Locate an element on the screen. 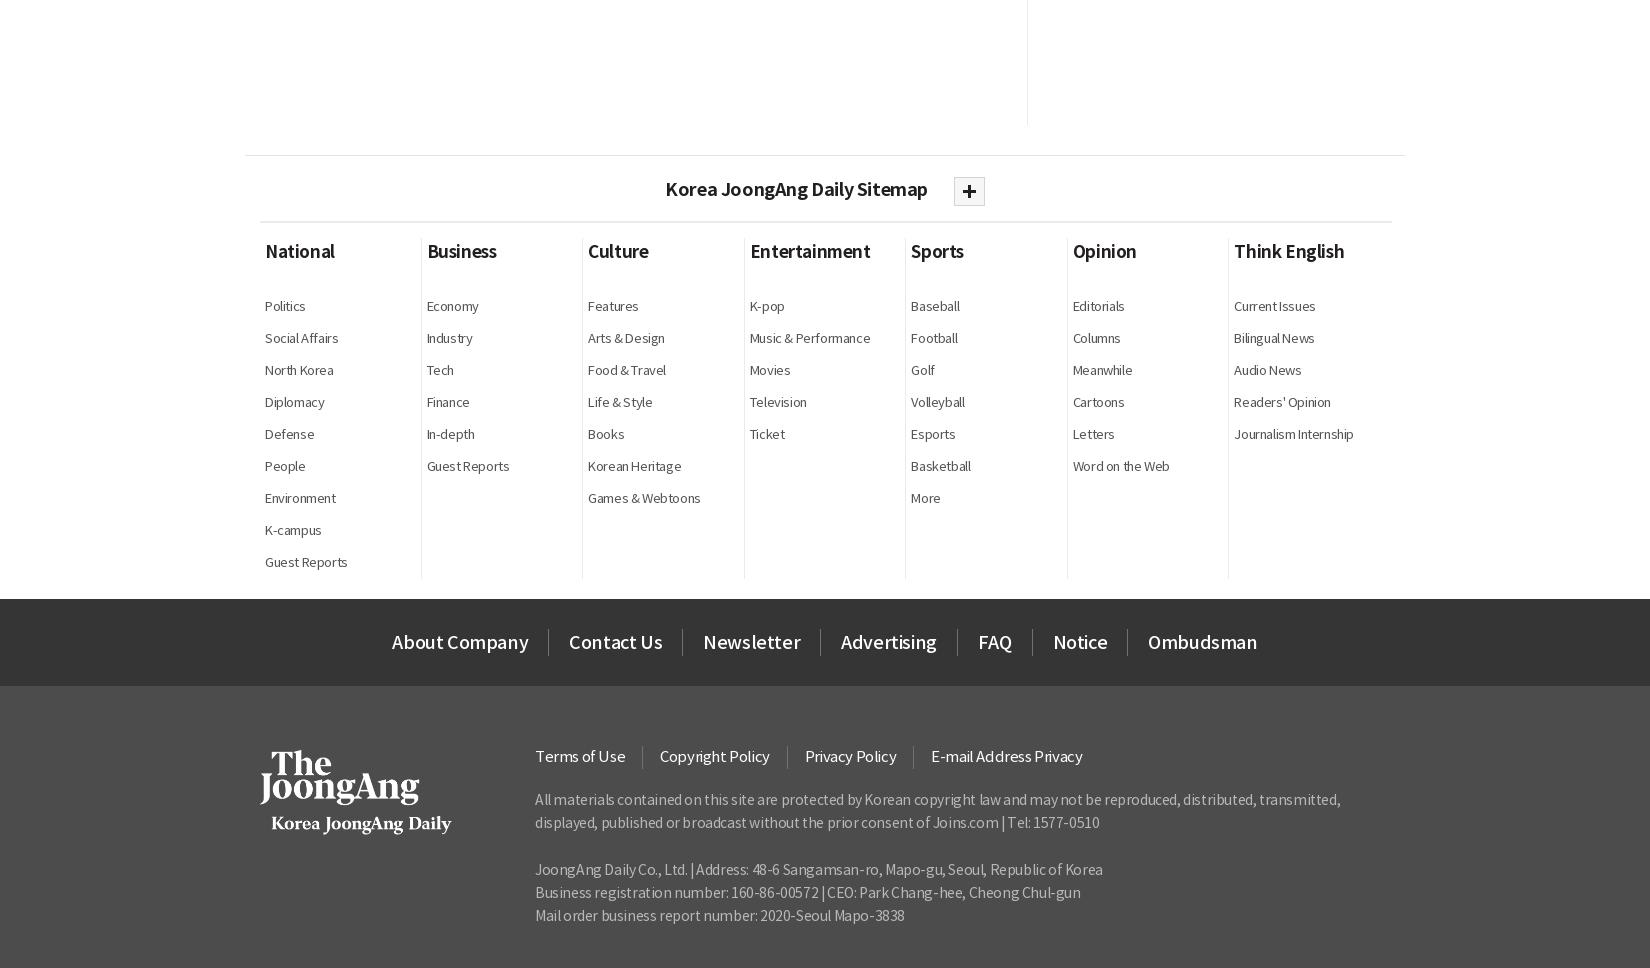 The width and height of the screenshot is (1650, 968). 'Entertainment' is located at coordinates (747, 251).